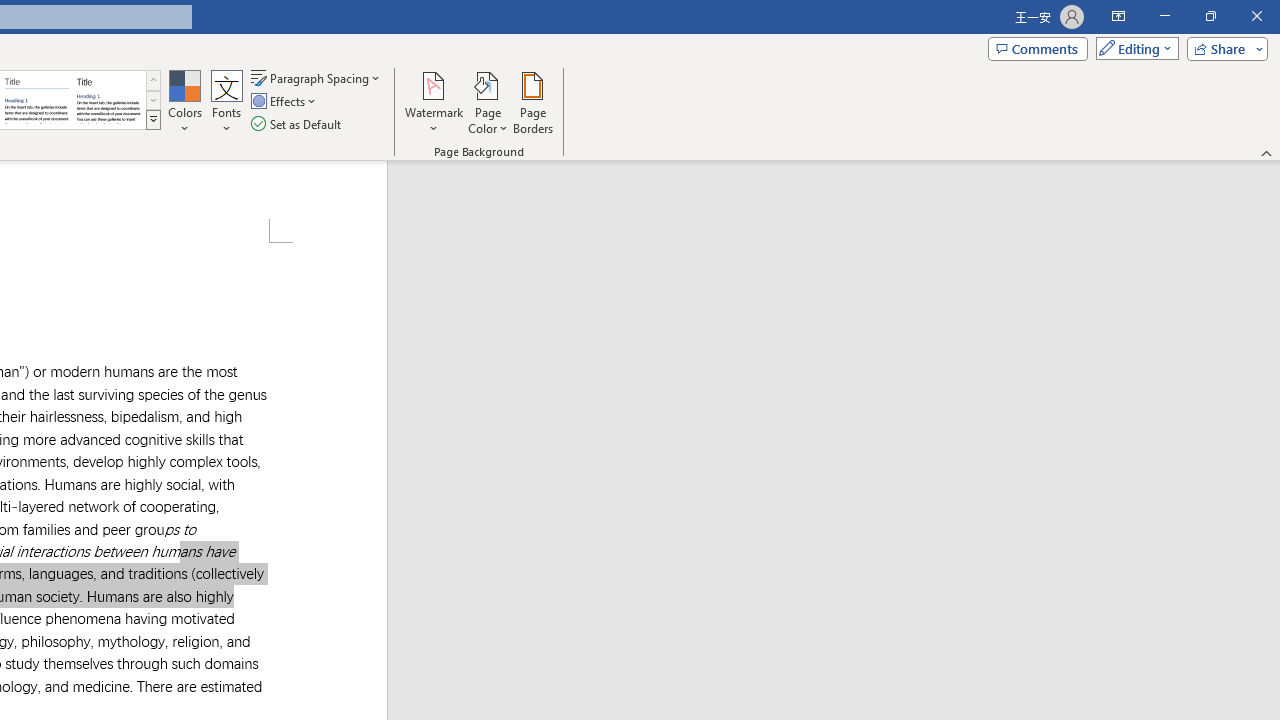  I want to click on 'Page Color', so click(488, 103).